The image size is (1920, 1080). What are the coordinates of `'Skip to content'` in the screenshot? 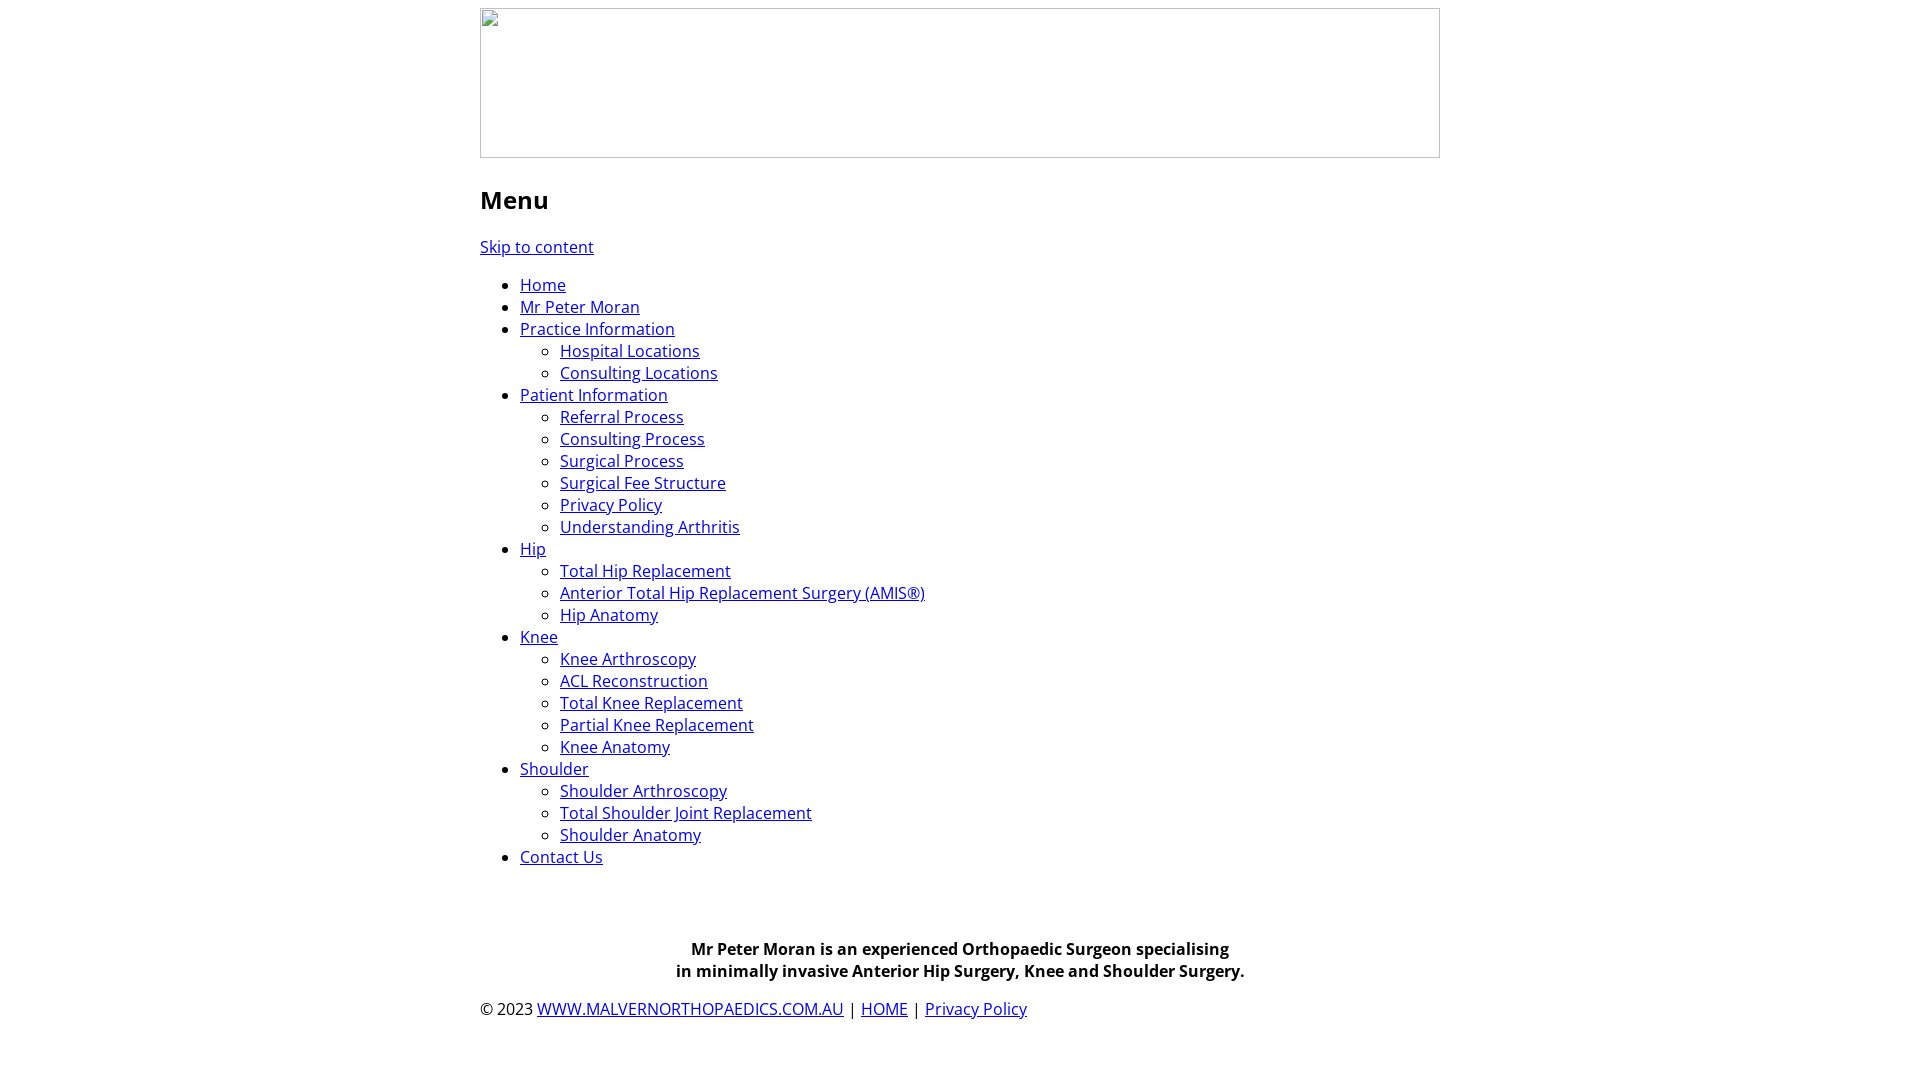 It's located at (480, 245).